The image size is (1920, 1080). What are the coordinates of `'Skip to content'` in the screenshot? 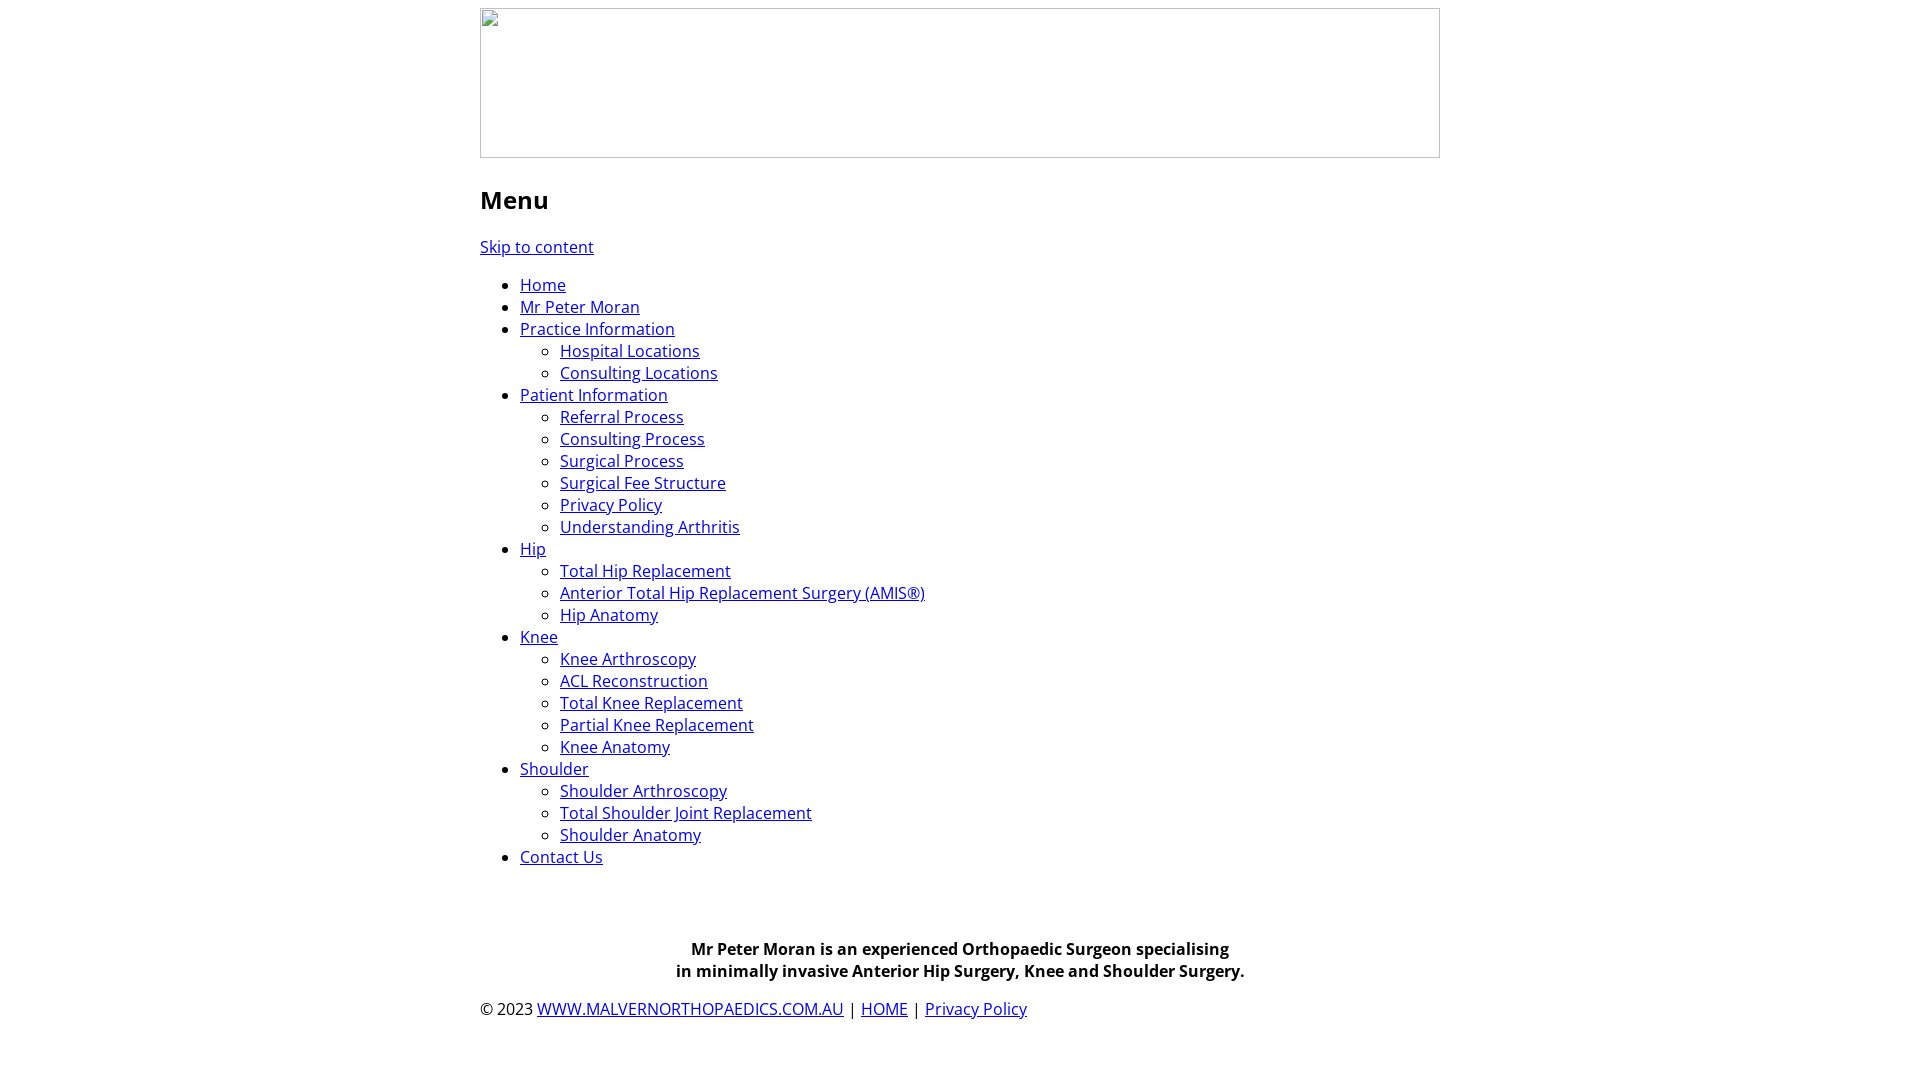 It's located at (480, 245).